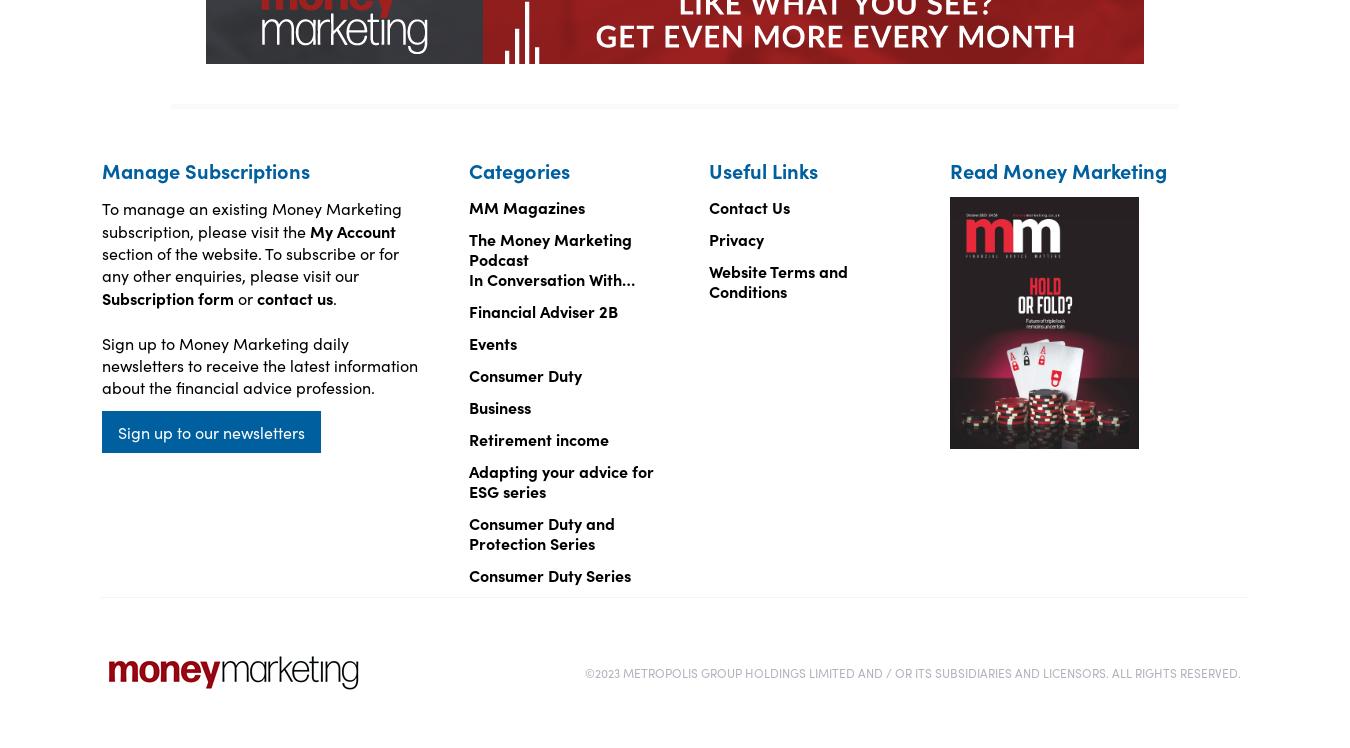  What do you see at coordinates (777, 281) in the screenshot?
I see `'Website Terms and Conditions'` at bounding box center [777, 281].